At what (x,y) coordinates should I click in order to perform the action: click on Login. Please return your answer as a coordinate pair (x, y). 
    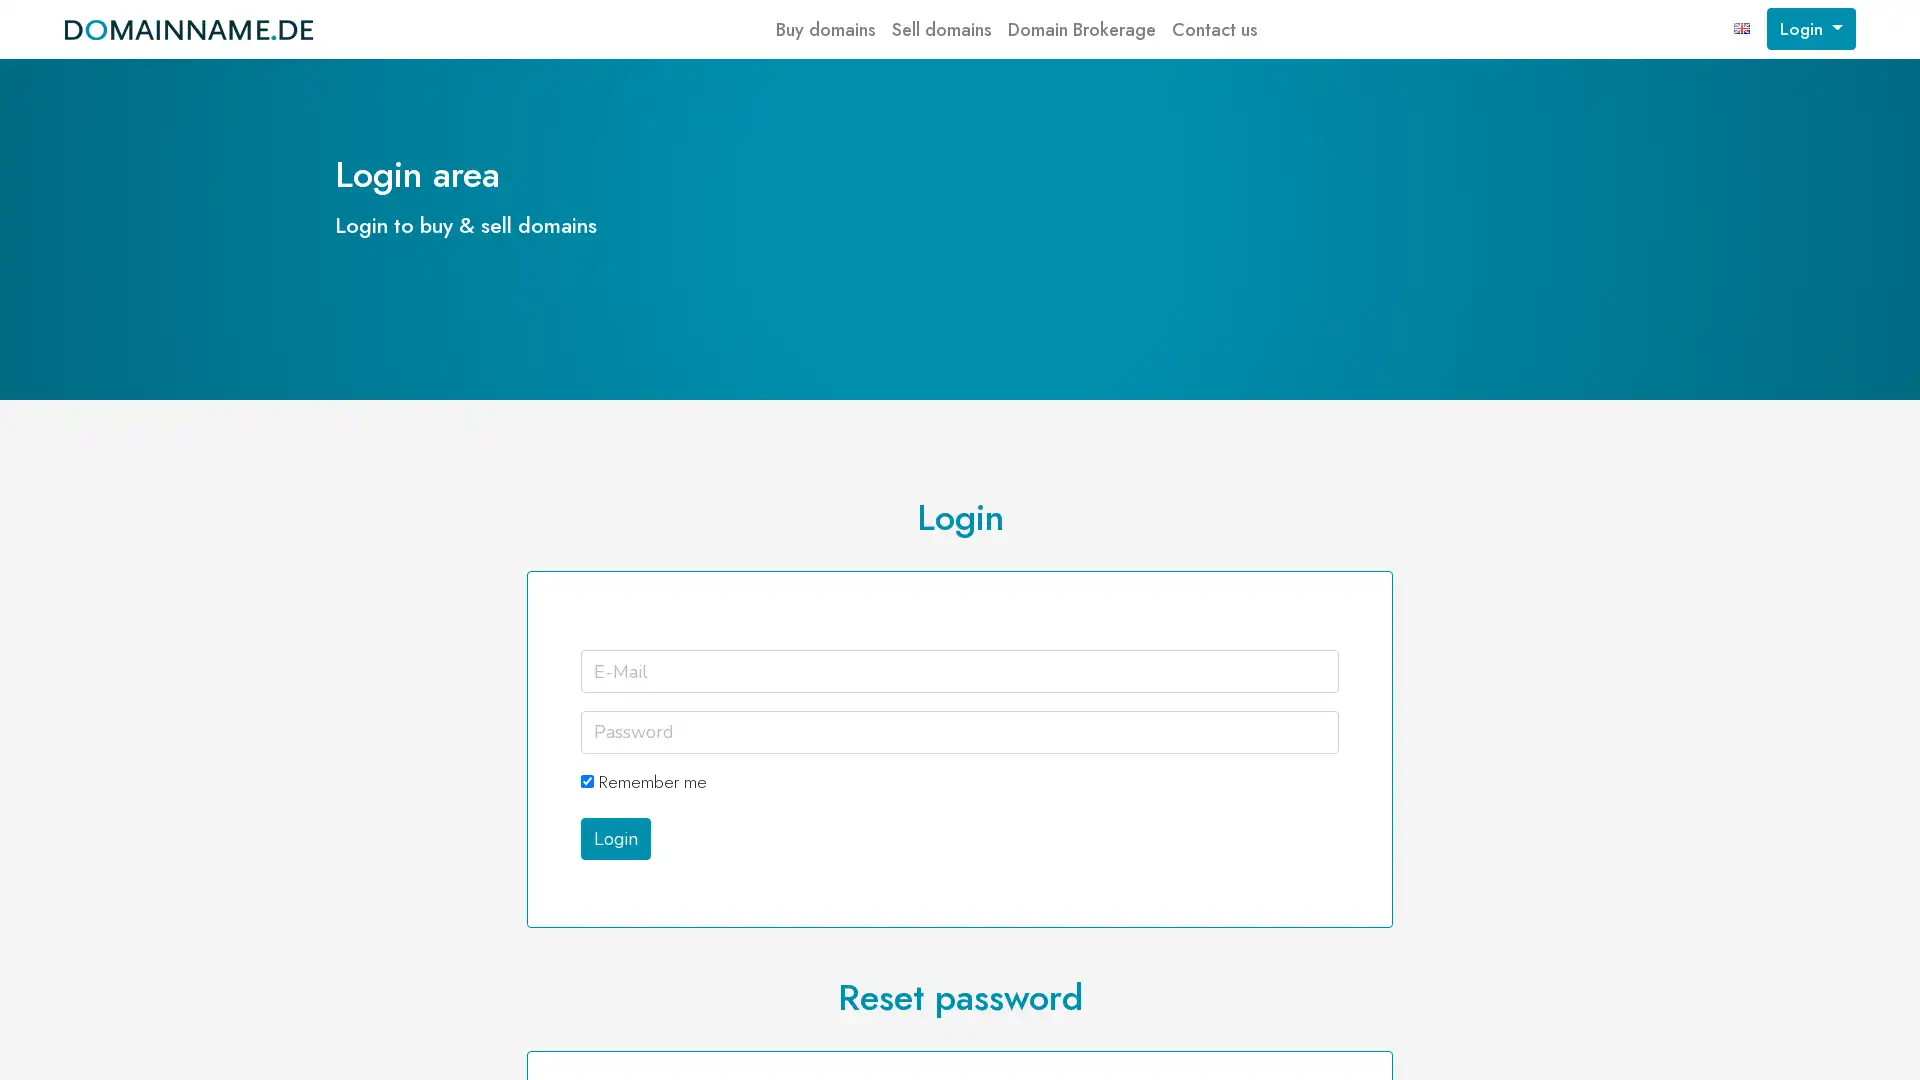
    Looking at the image, I should click on (1810, 29).